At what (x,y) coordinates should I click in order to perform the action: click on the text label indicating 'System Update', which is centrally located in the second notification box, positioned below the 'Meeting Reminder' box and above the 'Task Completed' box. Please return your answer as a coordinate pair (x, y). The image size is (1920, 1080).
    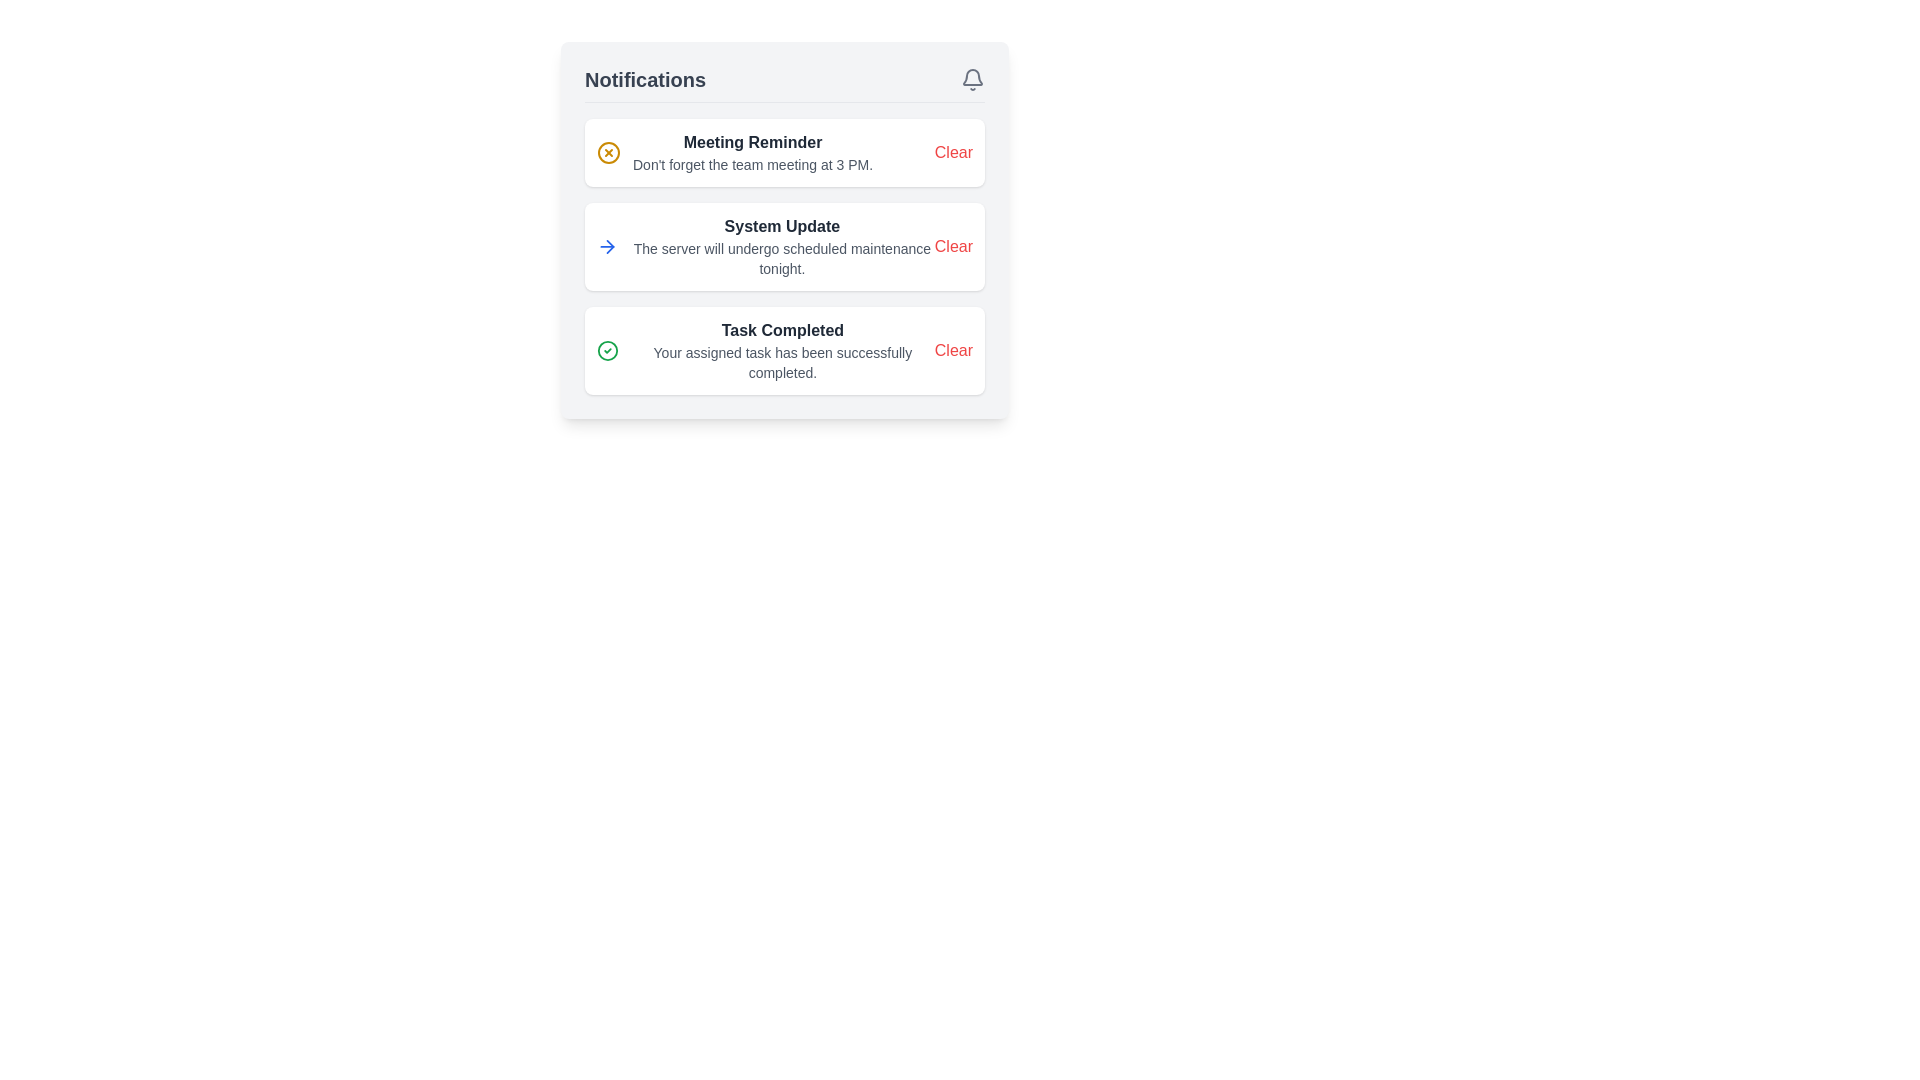
    Looking at the image, I should click on (781, 226).